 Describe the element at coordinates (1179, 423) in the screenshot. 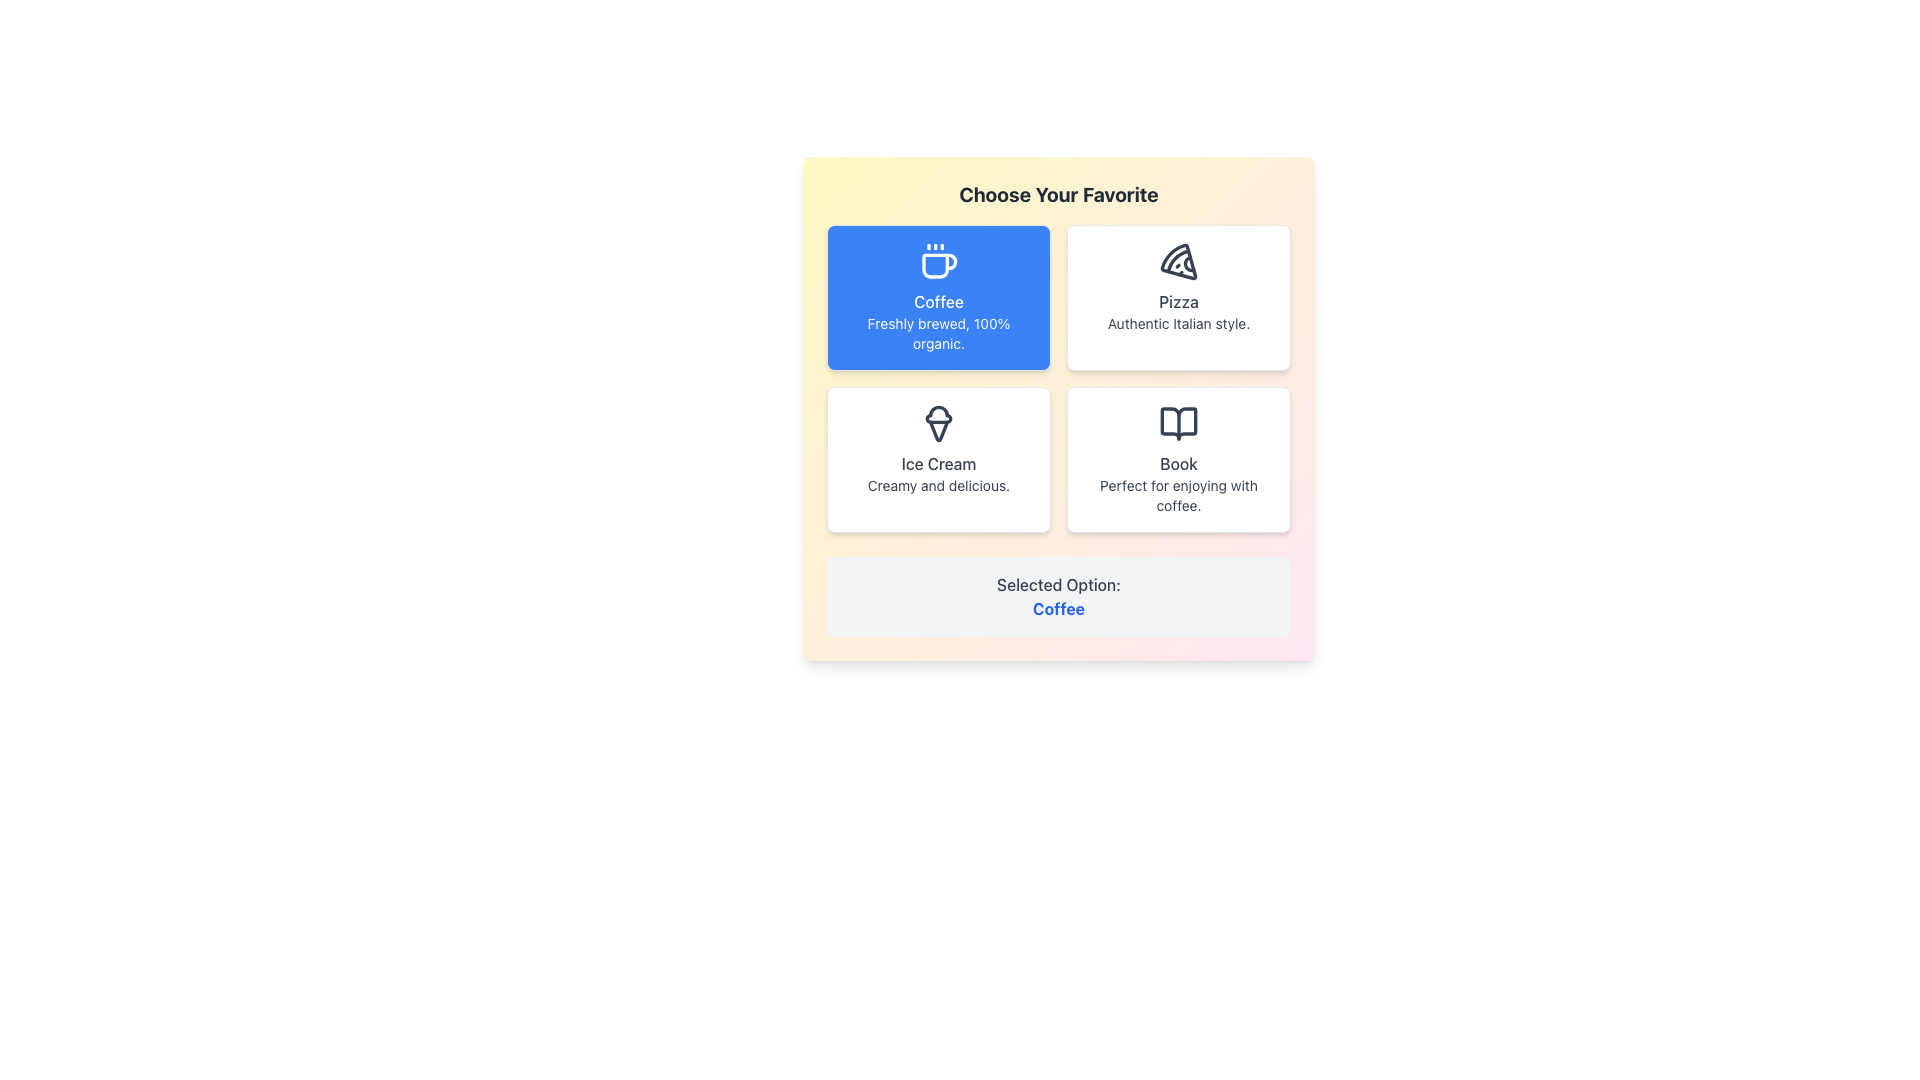

I see `the 'Book' icon located in the fourth card of the second row in the 'Choose Your Favorite' interface section` at that location.